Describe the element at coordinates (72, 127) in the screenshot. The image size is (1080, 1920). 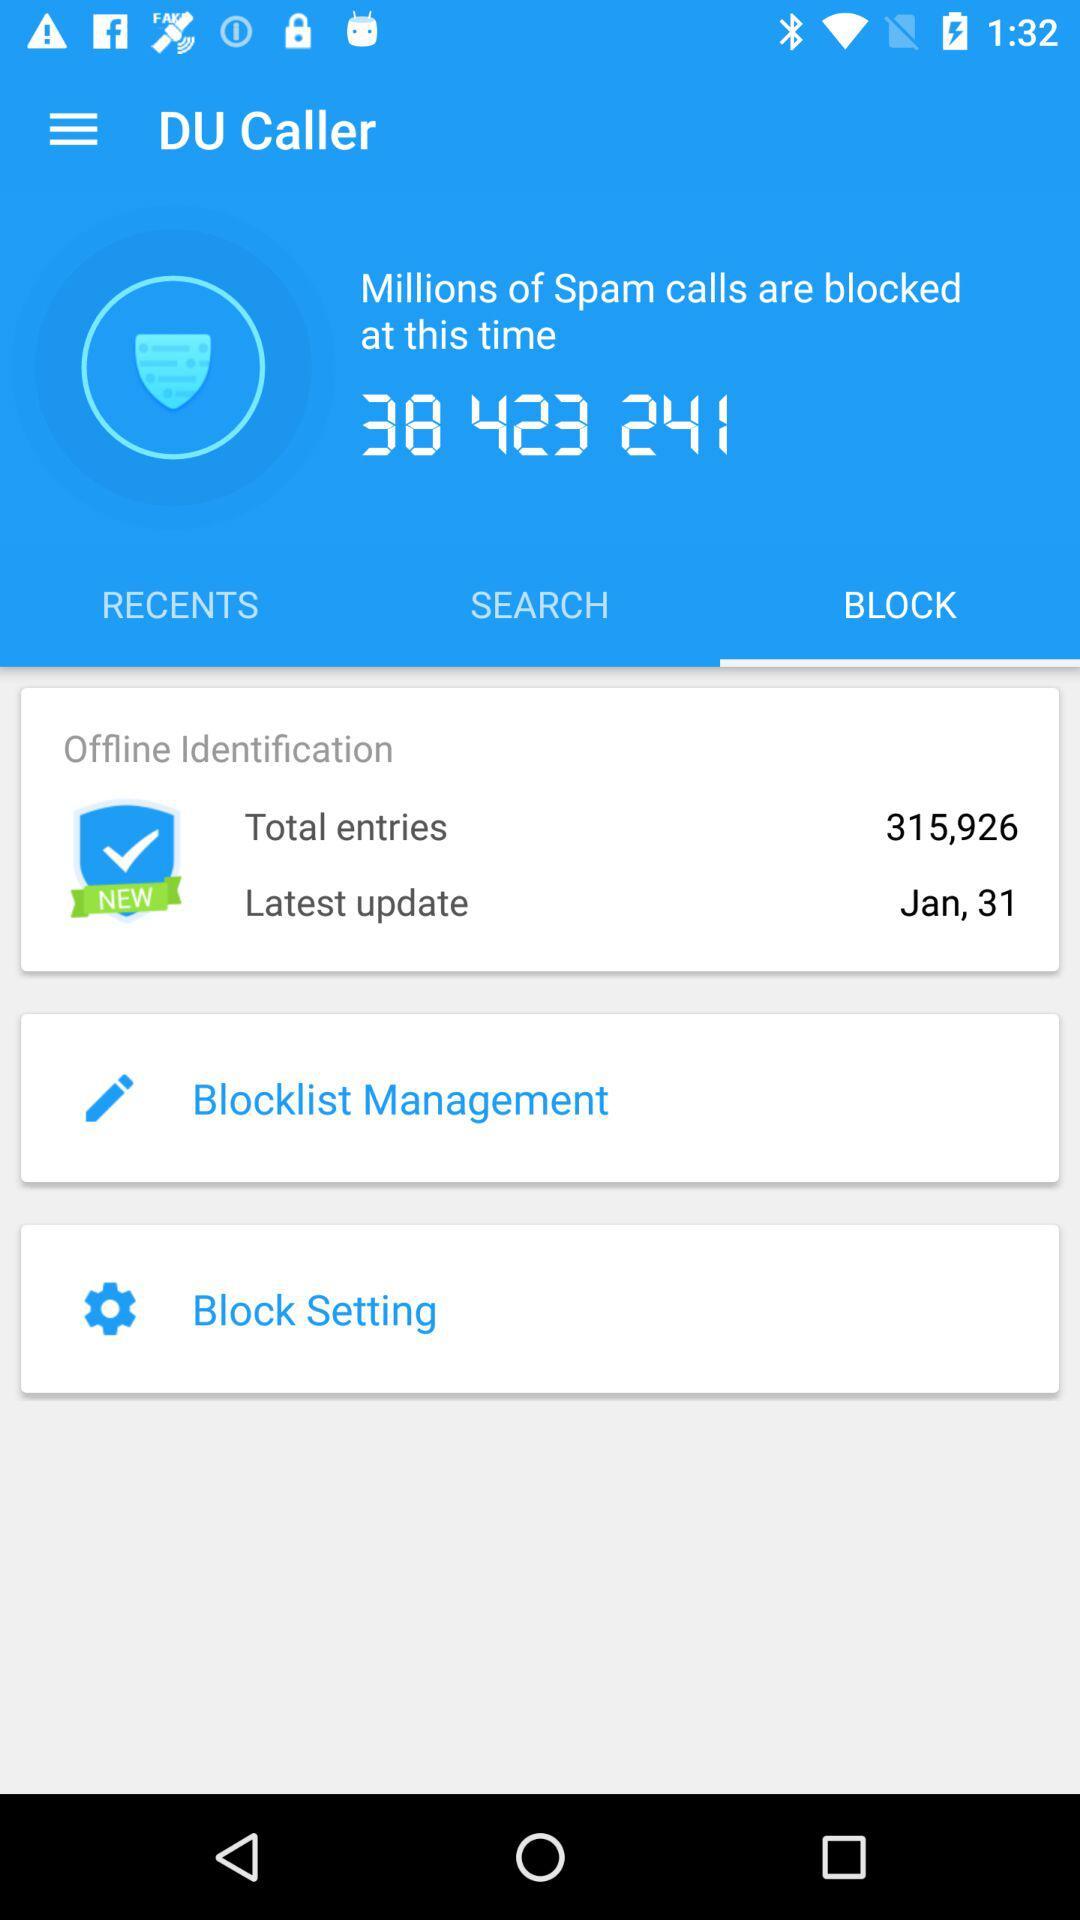
I see `icon to the left of du caller item` at that location.